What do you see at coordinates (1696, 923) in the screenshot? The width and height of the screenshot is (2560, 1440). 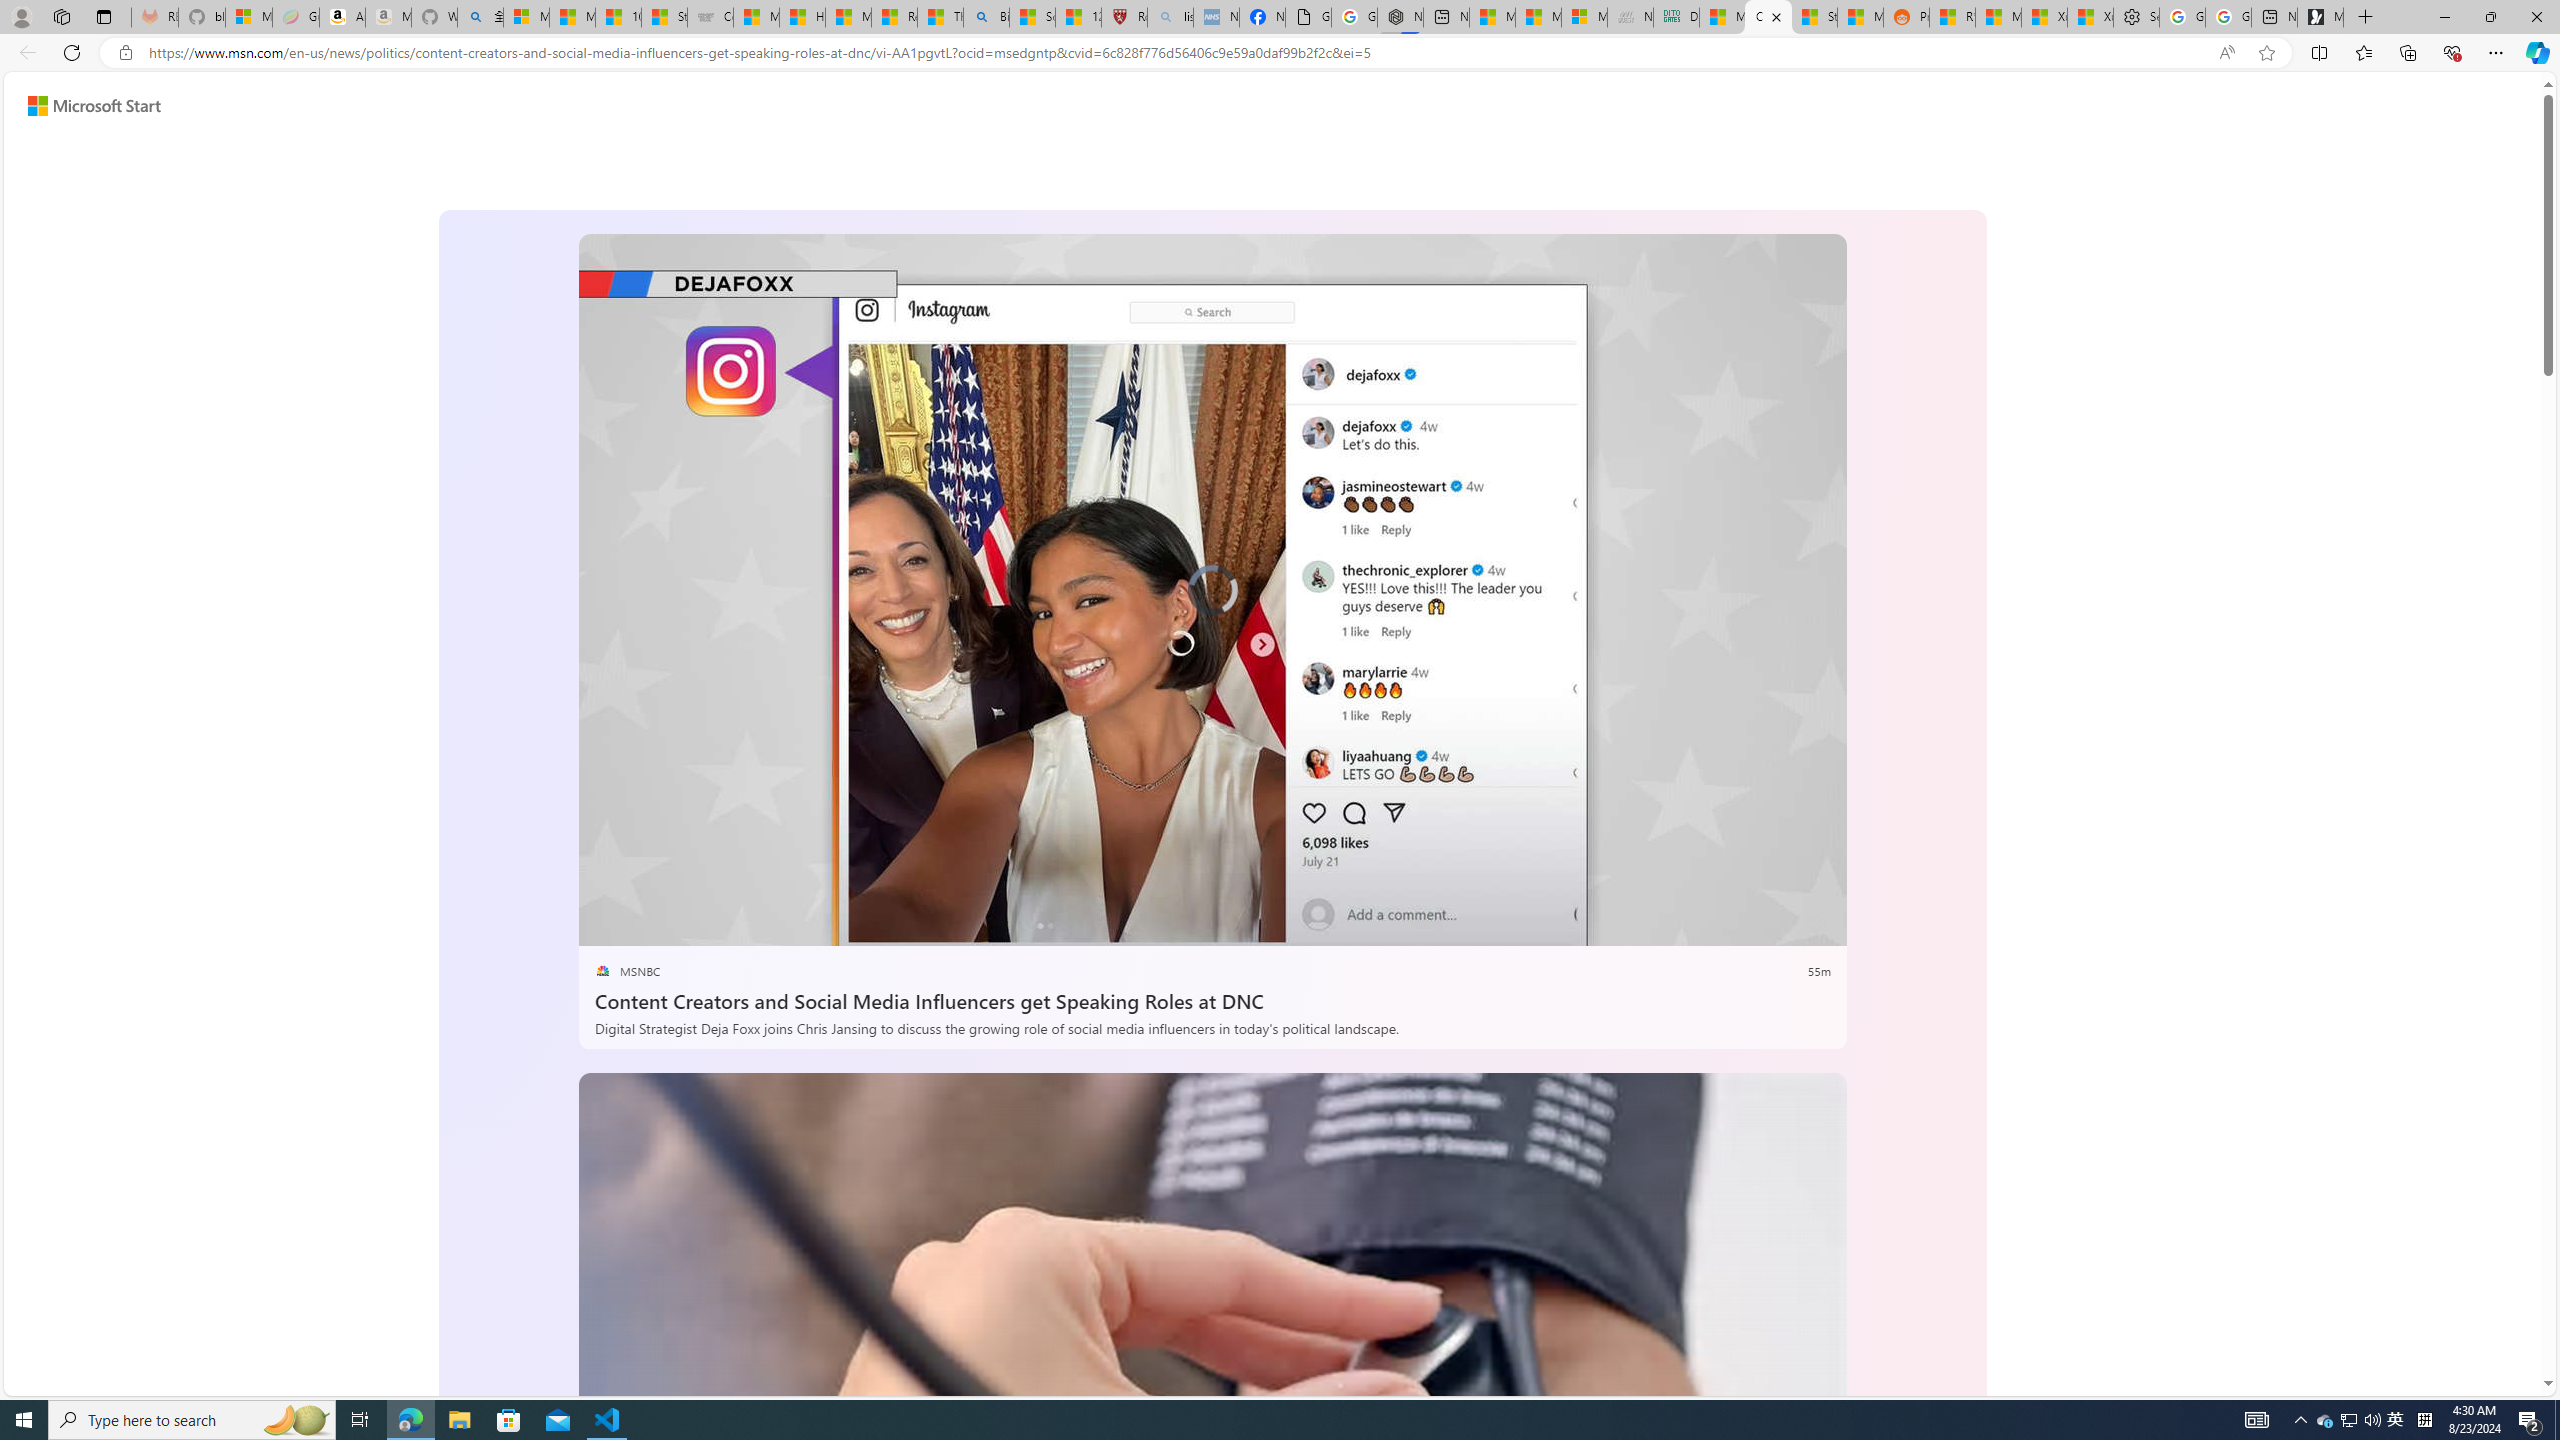 I see `'Quality Settings'` at bounding box center [1696, 923].